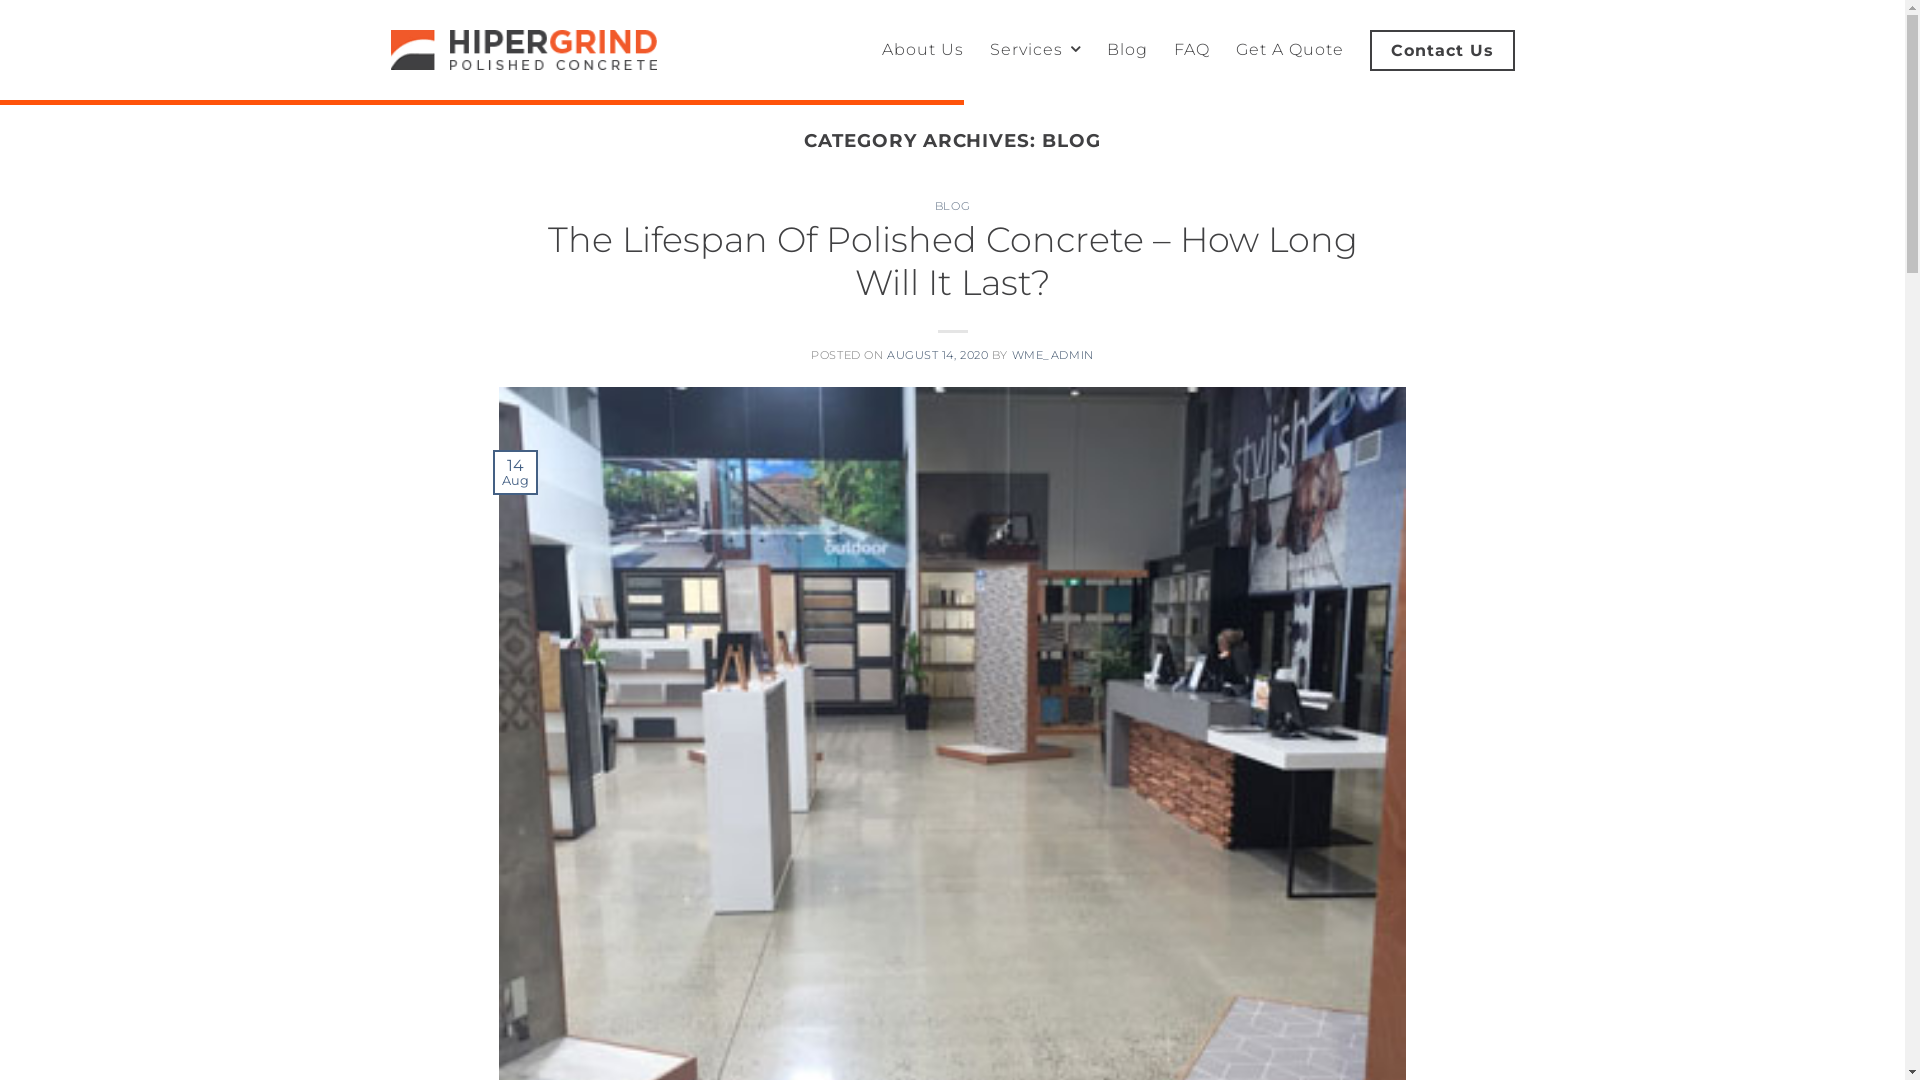  Describe the element at coordinates (1035, 48) in the screenshot. I see `'Services'` at that location.